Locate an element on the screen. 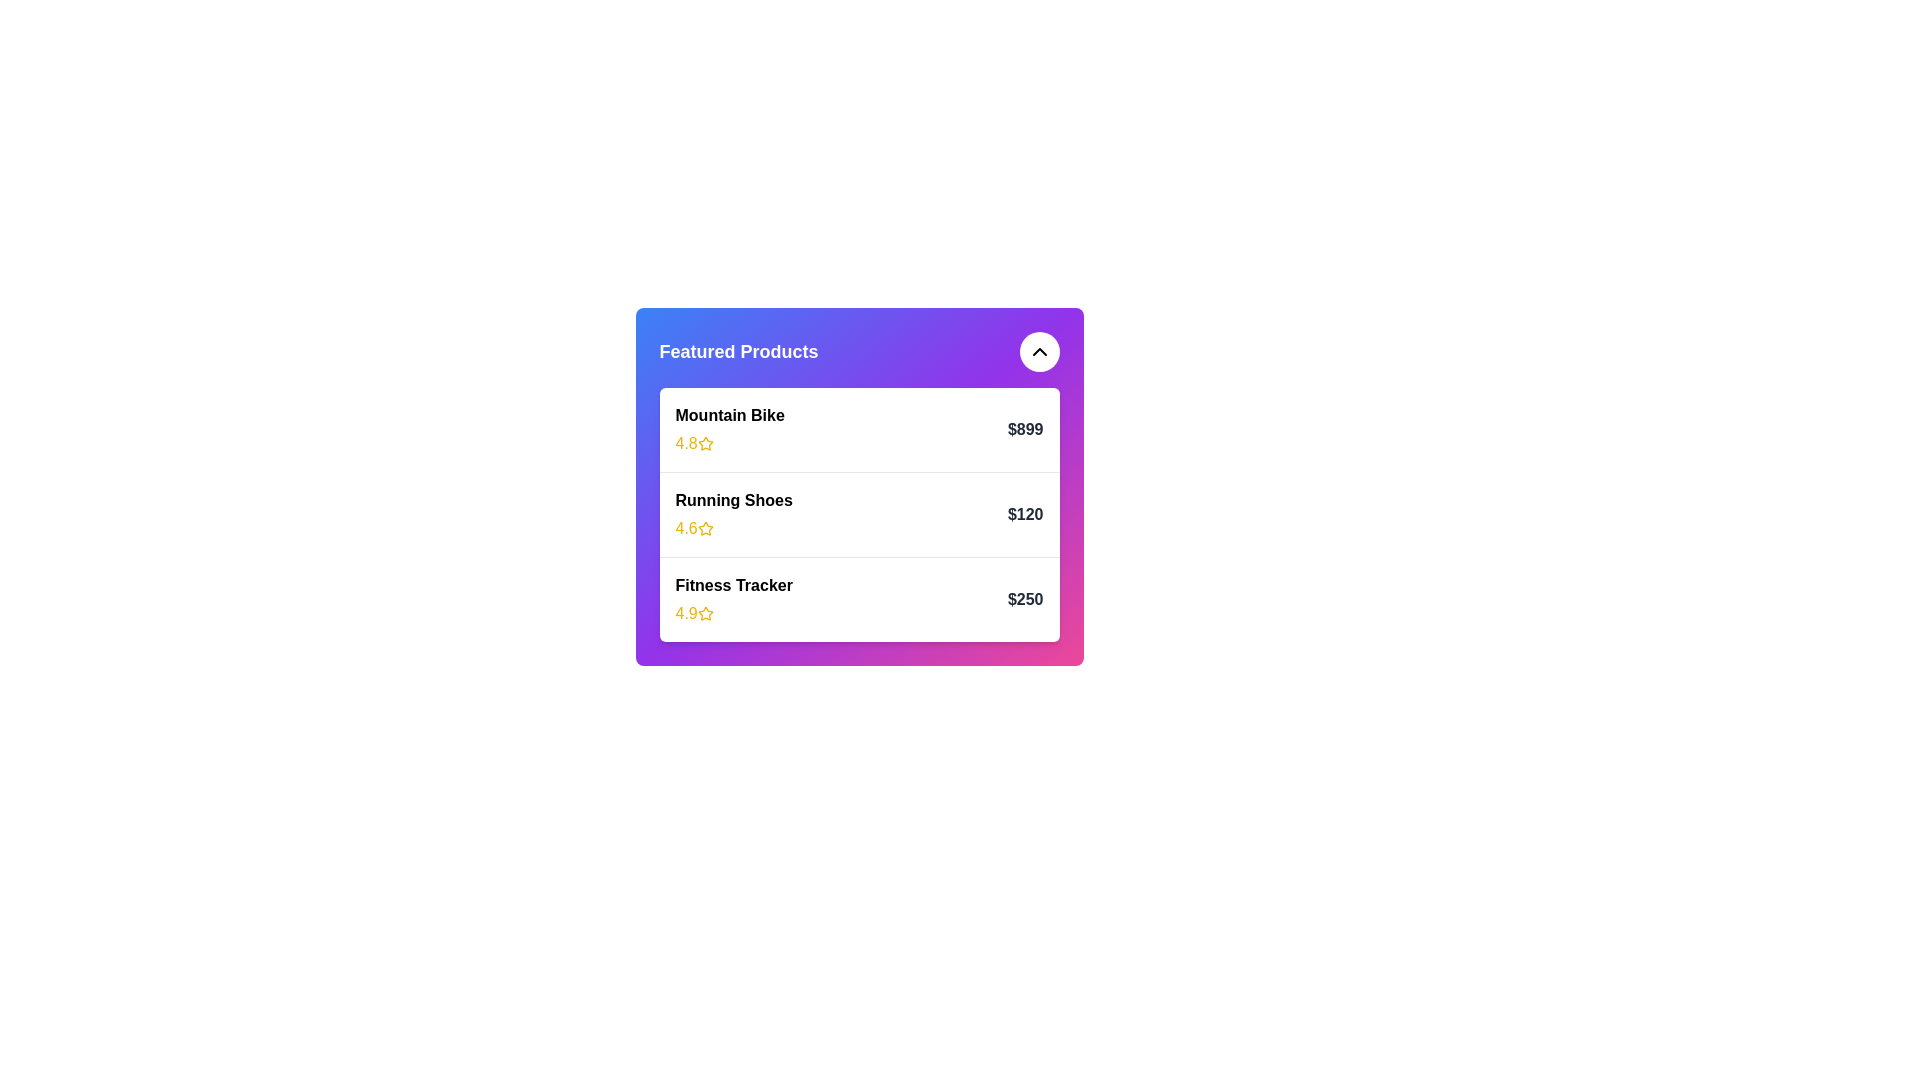 The height and width of the screenshot is (1080, 1920). text from the 'Featured Products' label displayed in large, bold white font against a purple gradient background is located at coordinates (738, 350).